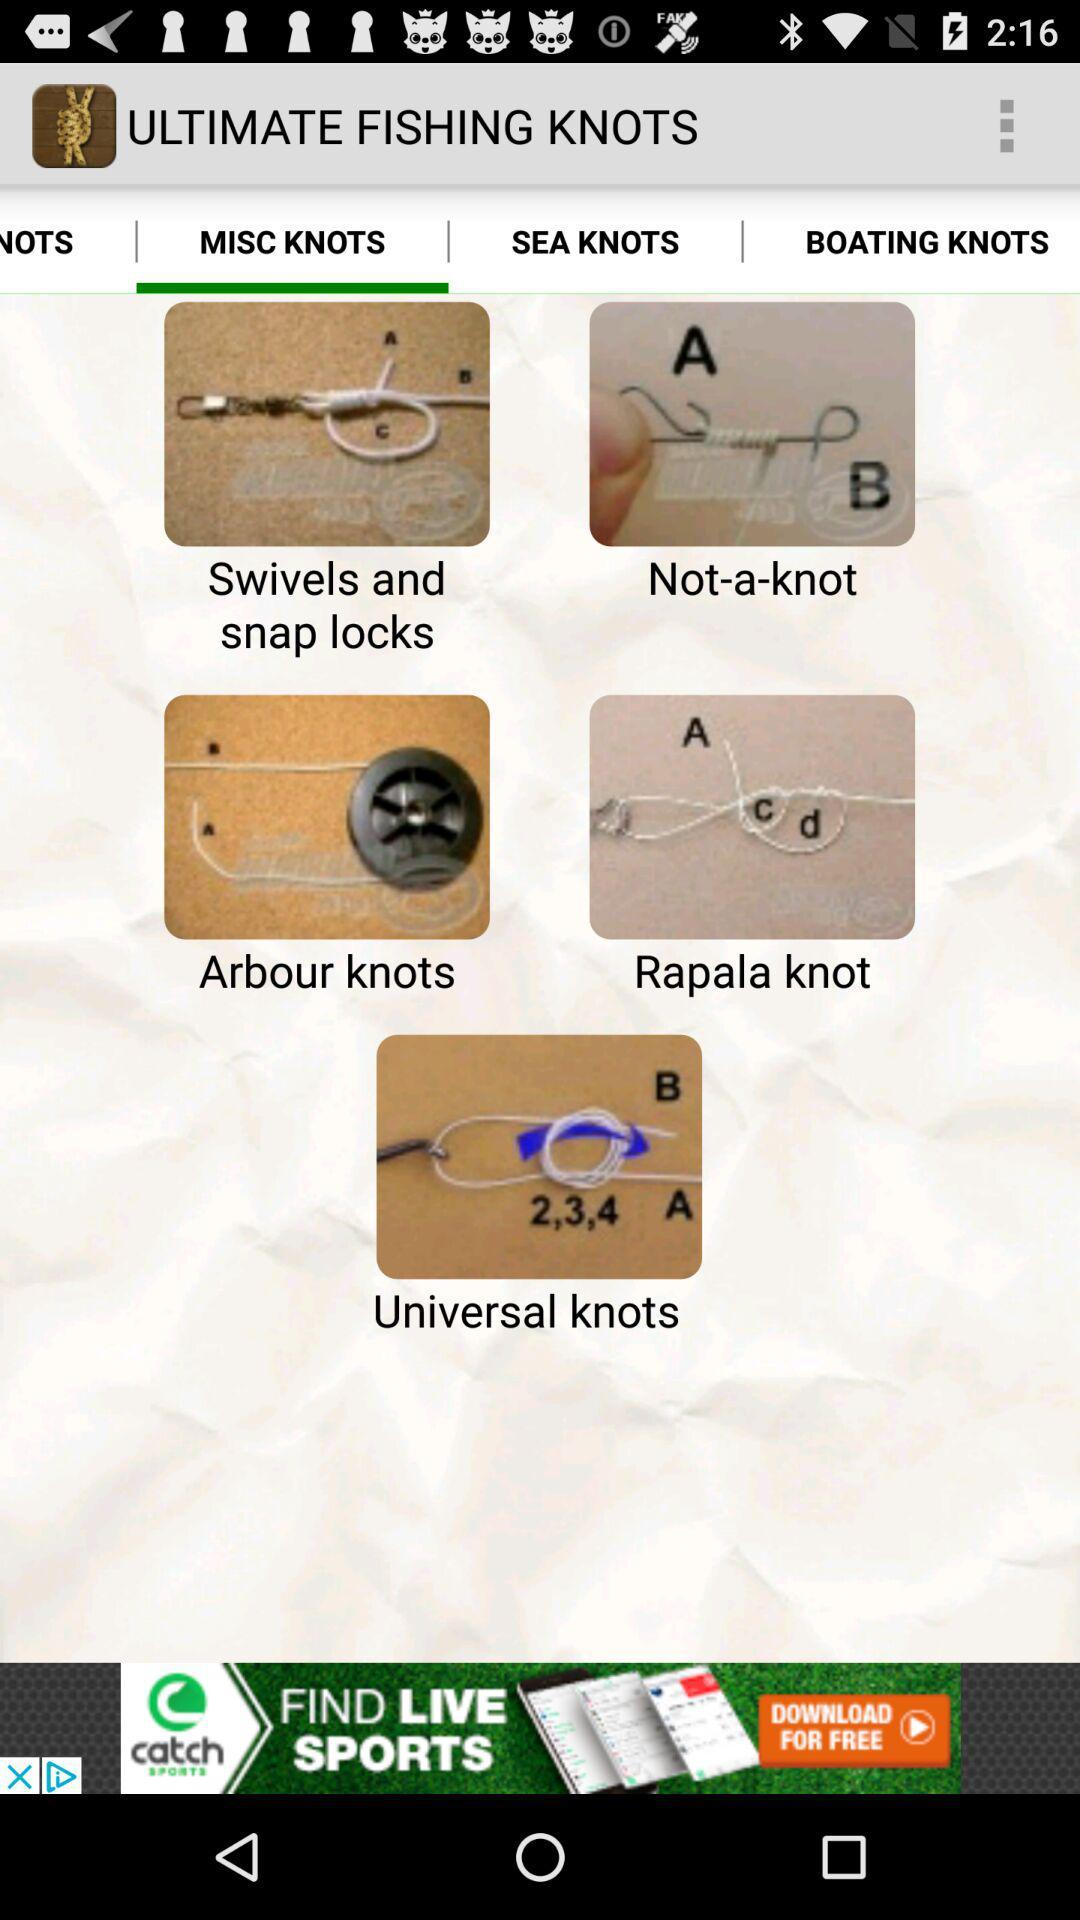 The width and height of the screenshot is (1080, 1920). Describe the element at coordinates (538, 1156) in the screenshot. I see `see more universo knots information` at that location.